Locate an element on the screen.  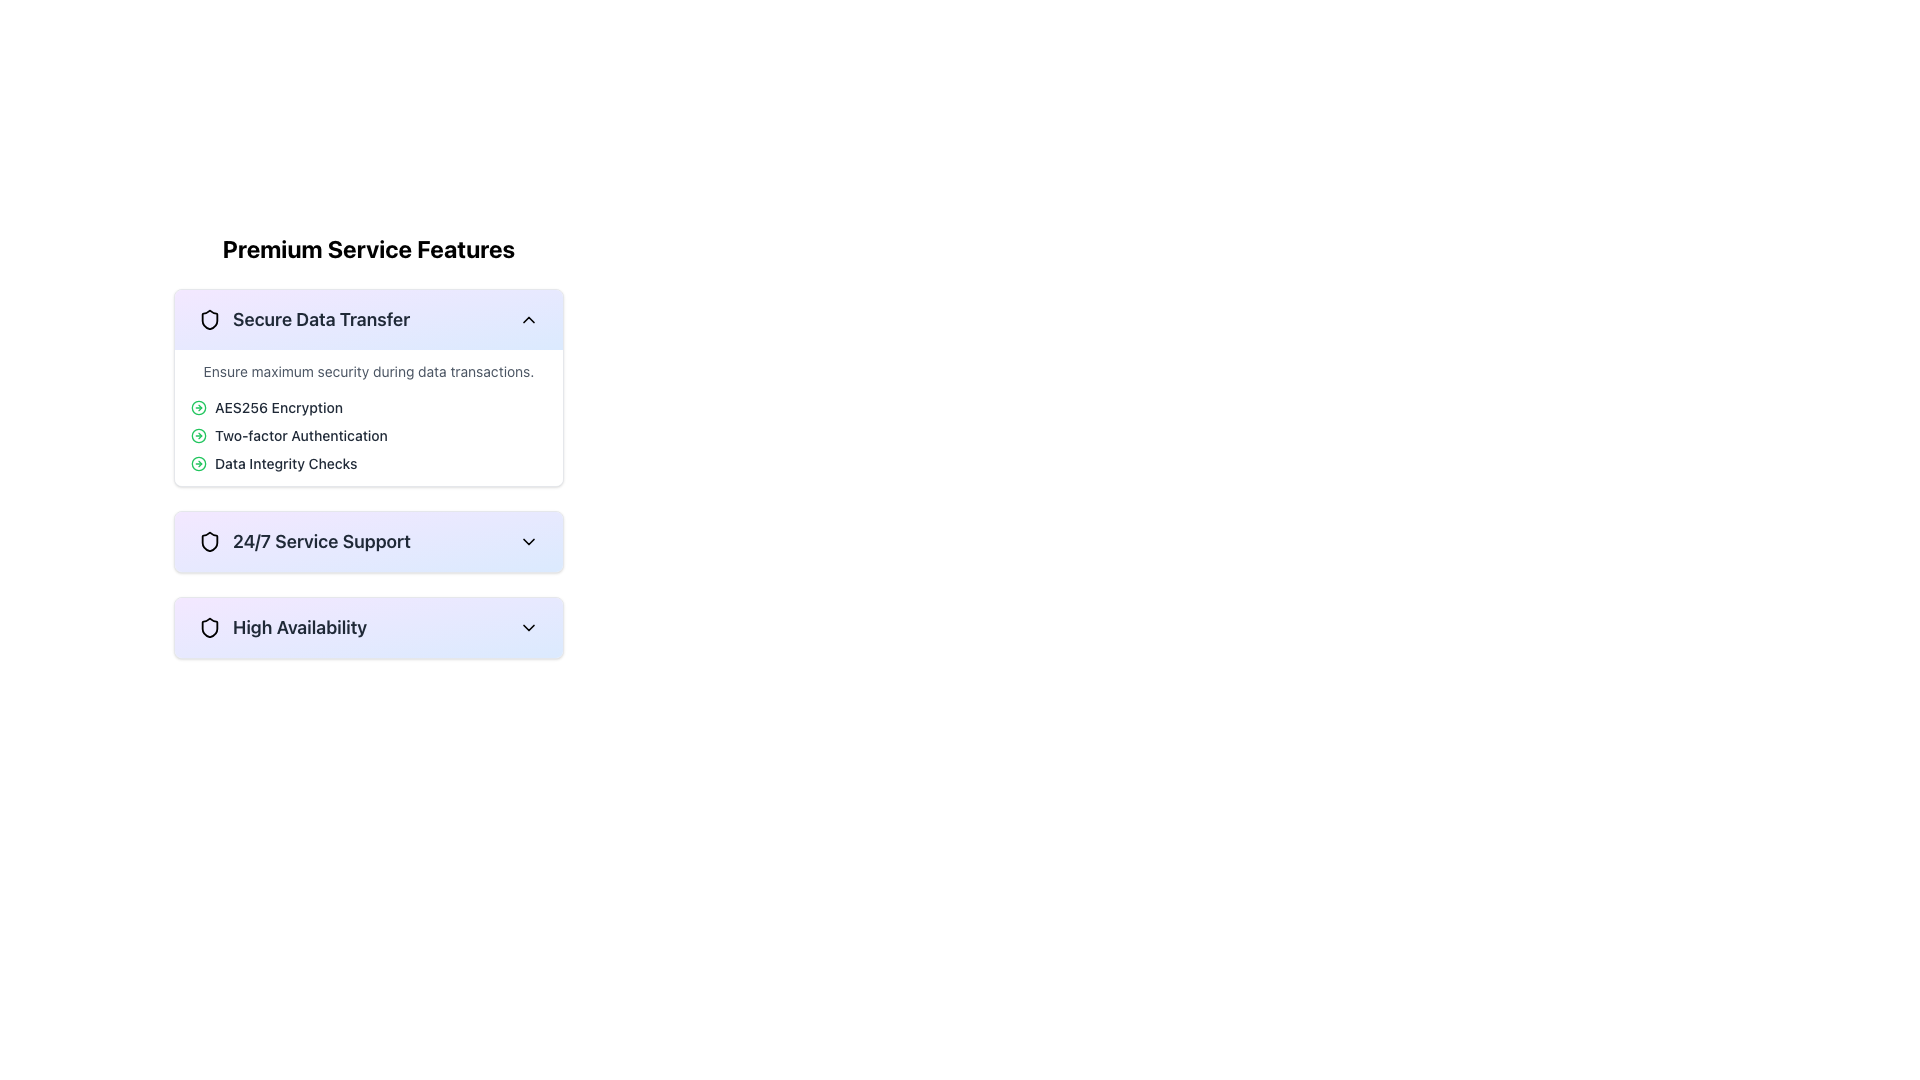
the downwards-pointing chevron icon located at the far-right end of the 'High Availability' section is located at coordinates (528, 627).